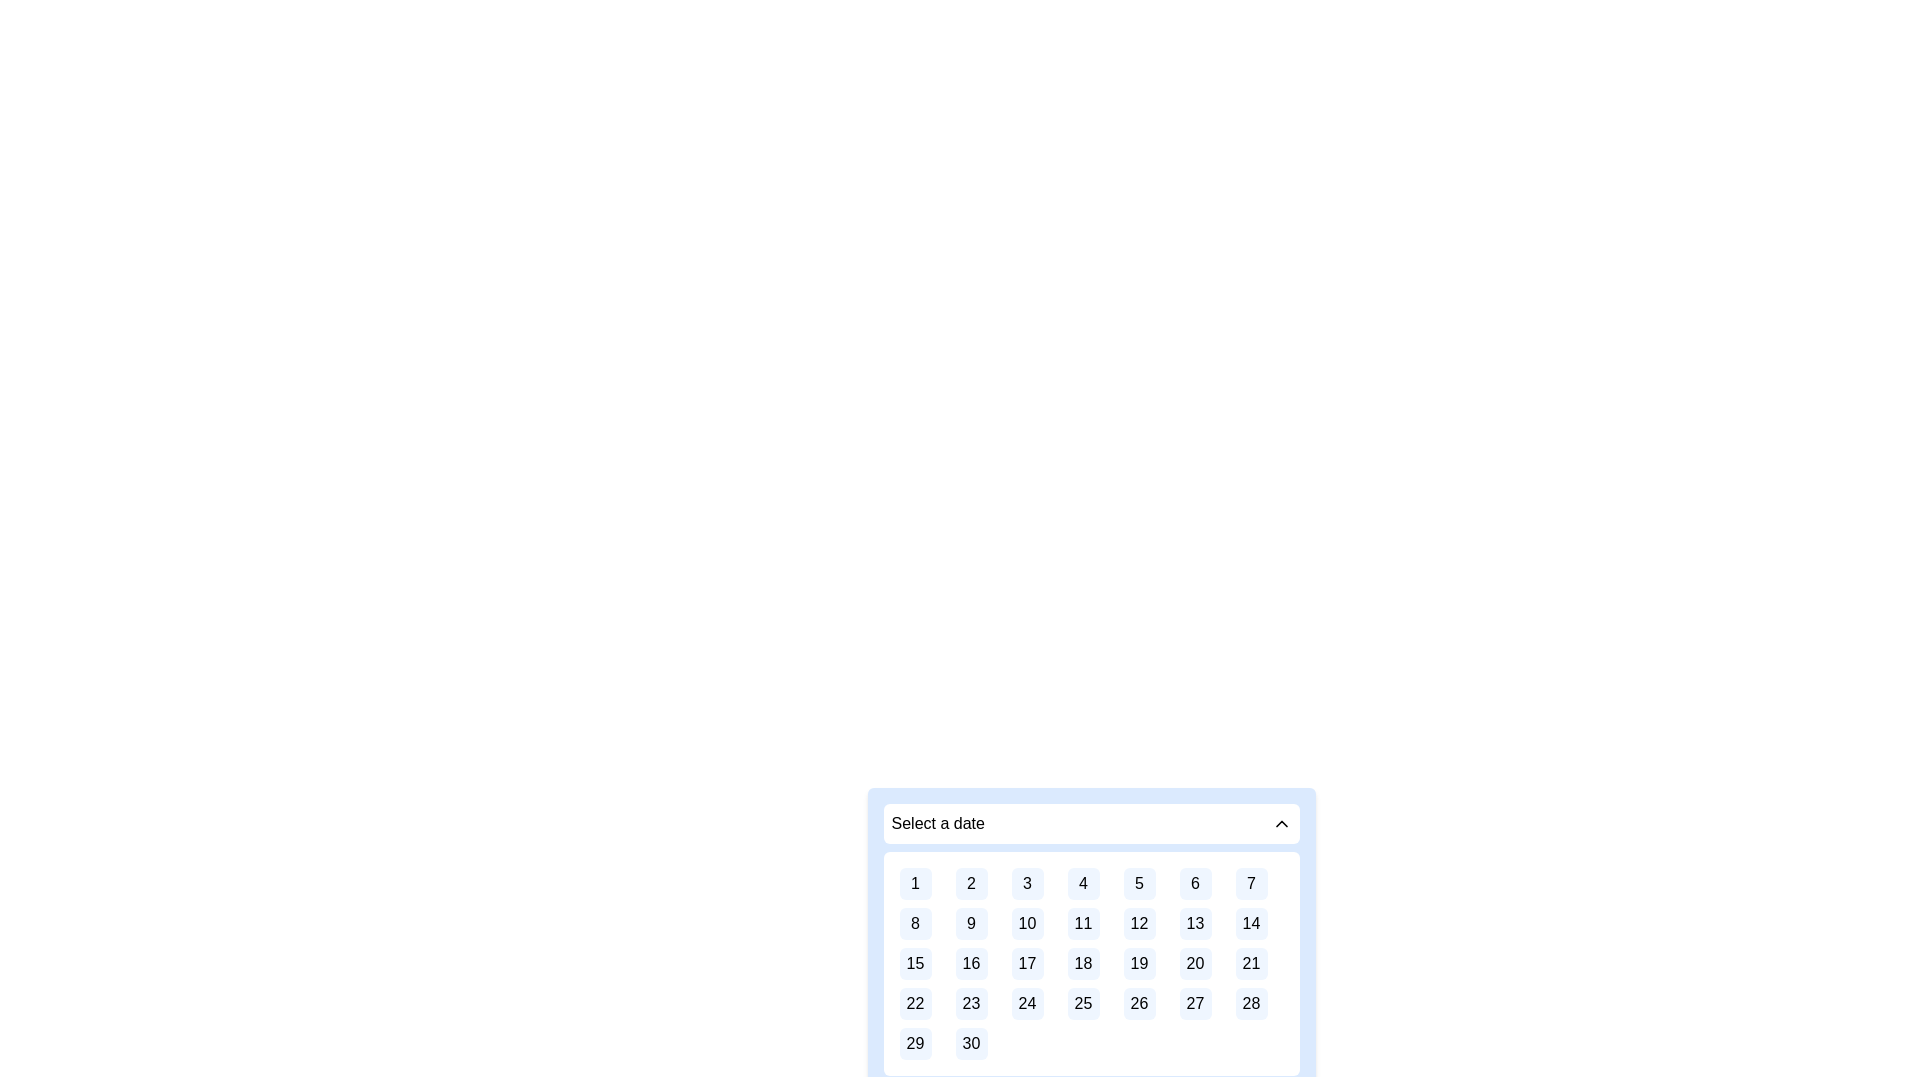 The width and height of the screenshot is (1920, 1080). What do you see at coordinates (1195, 924) in the screenshot?
I see `the date selector button representing the date '13' in the calendar, located in the second row and sixth column of the calendar grid` at bounding box center [1195, 924].